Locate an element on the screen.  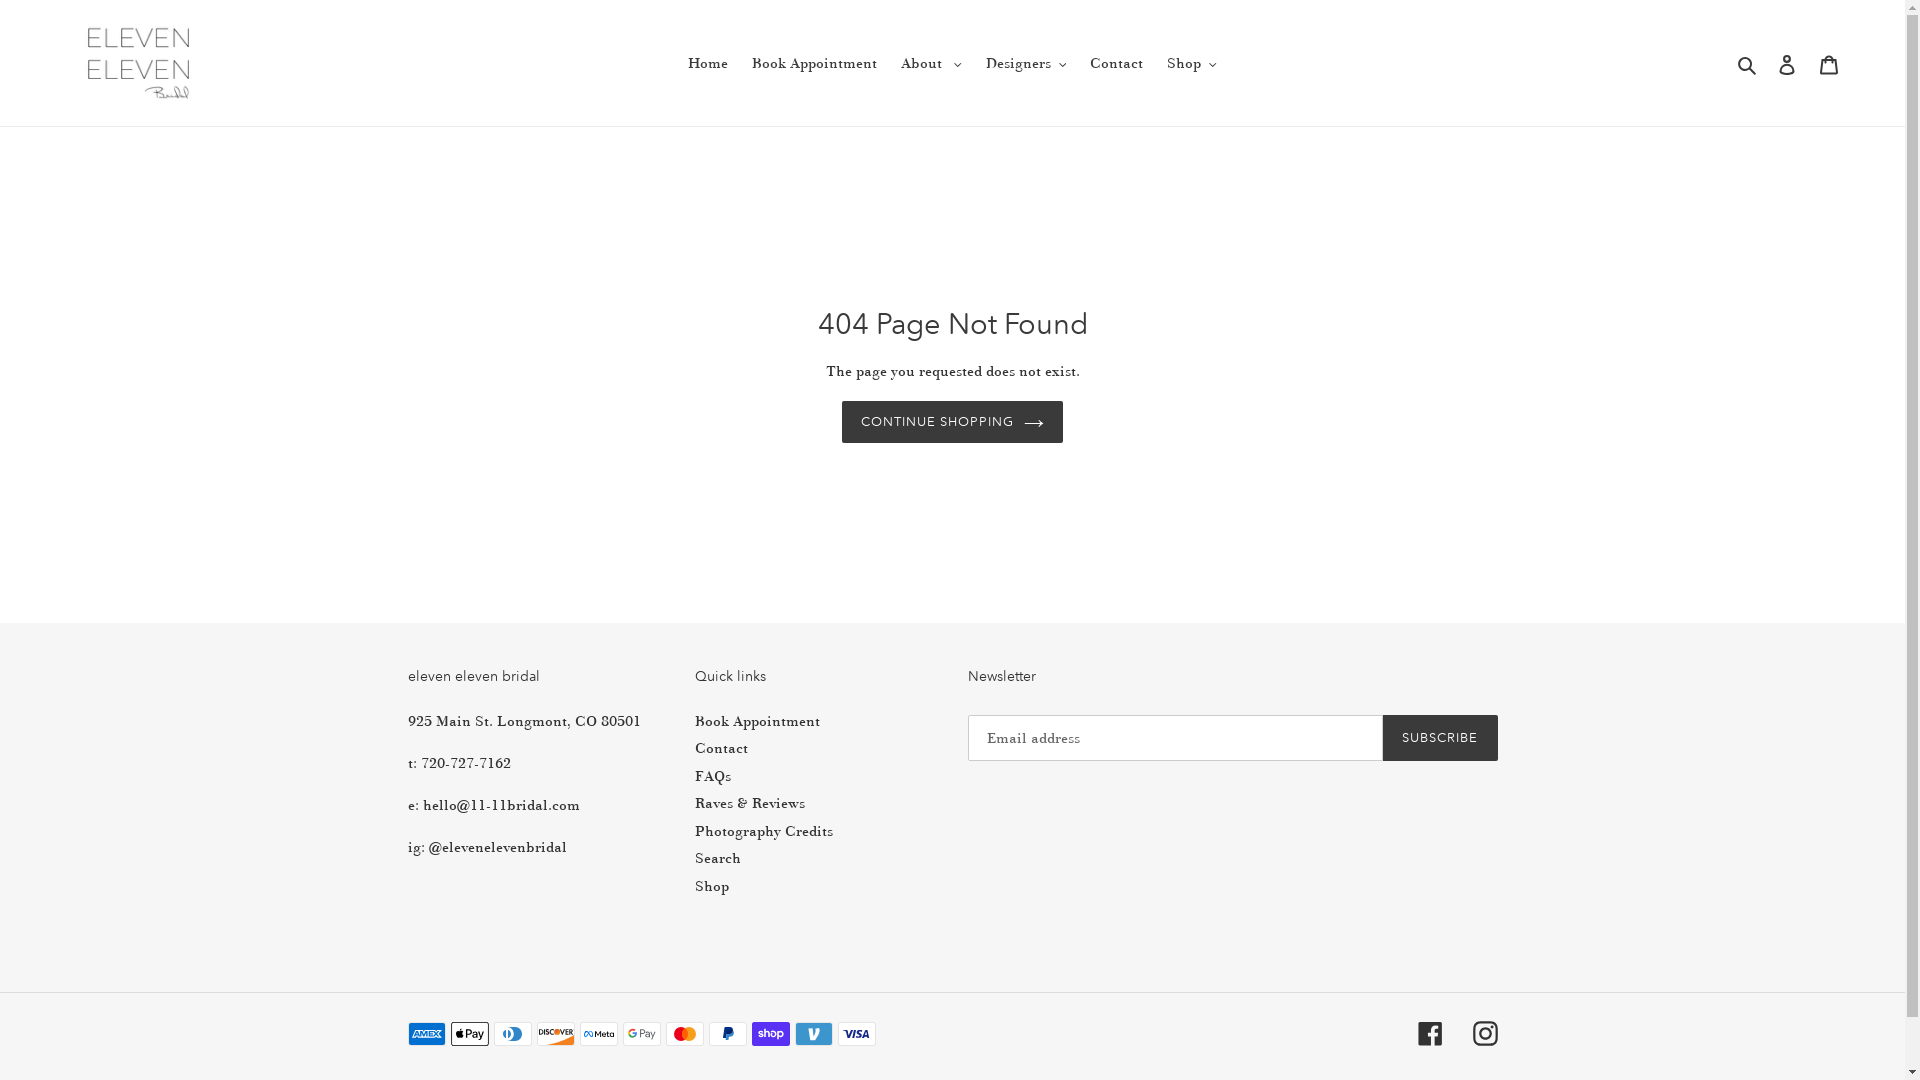
'Raves & Reviews' is located at coordinates (748, 801).